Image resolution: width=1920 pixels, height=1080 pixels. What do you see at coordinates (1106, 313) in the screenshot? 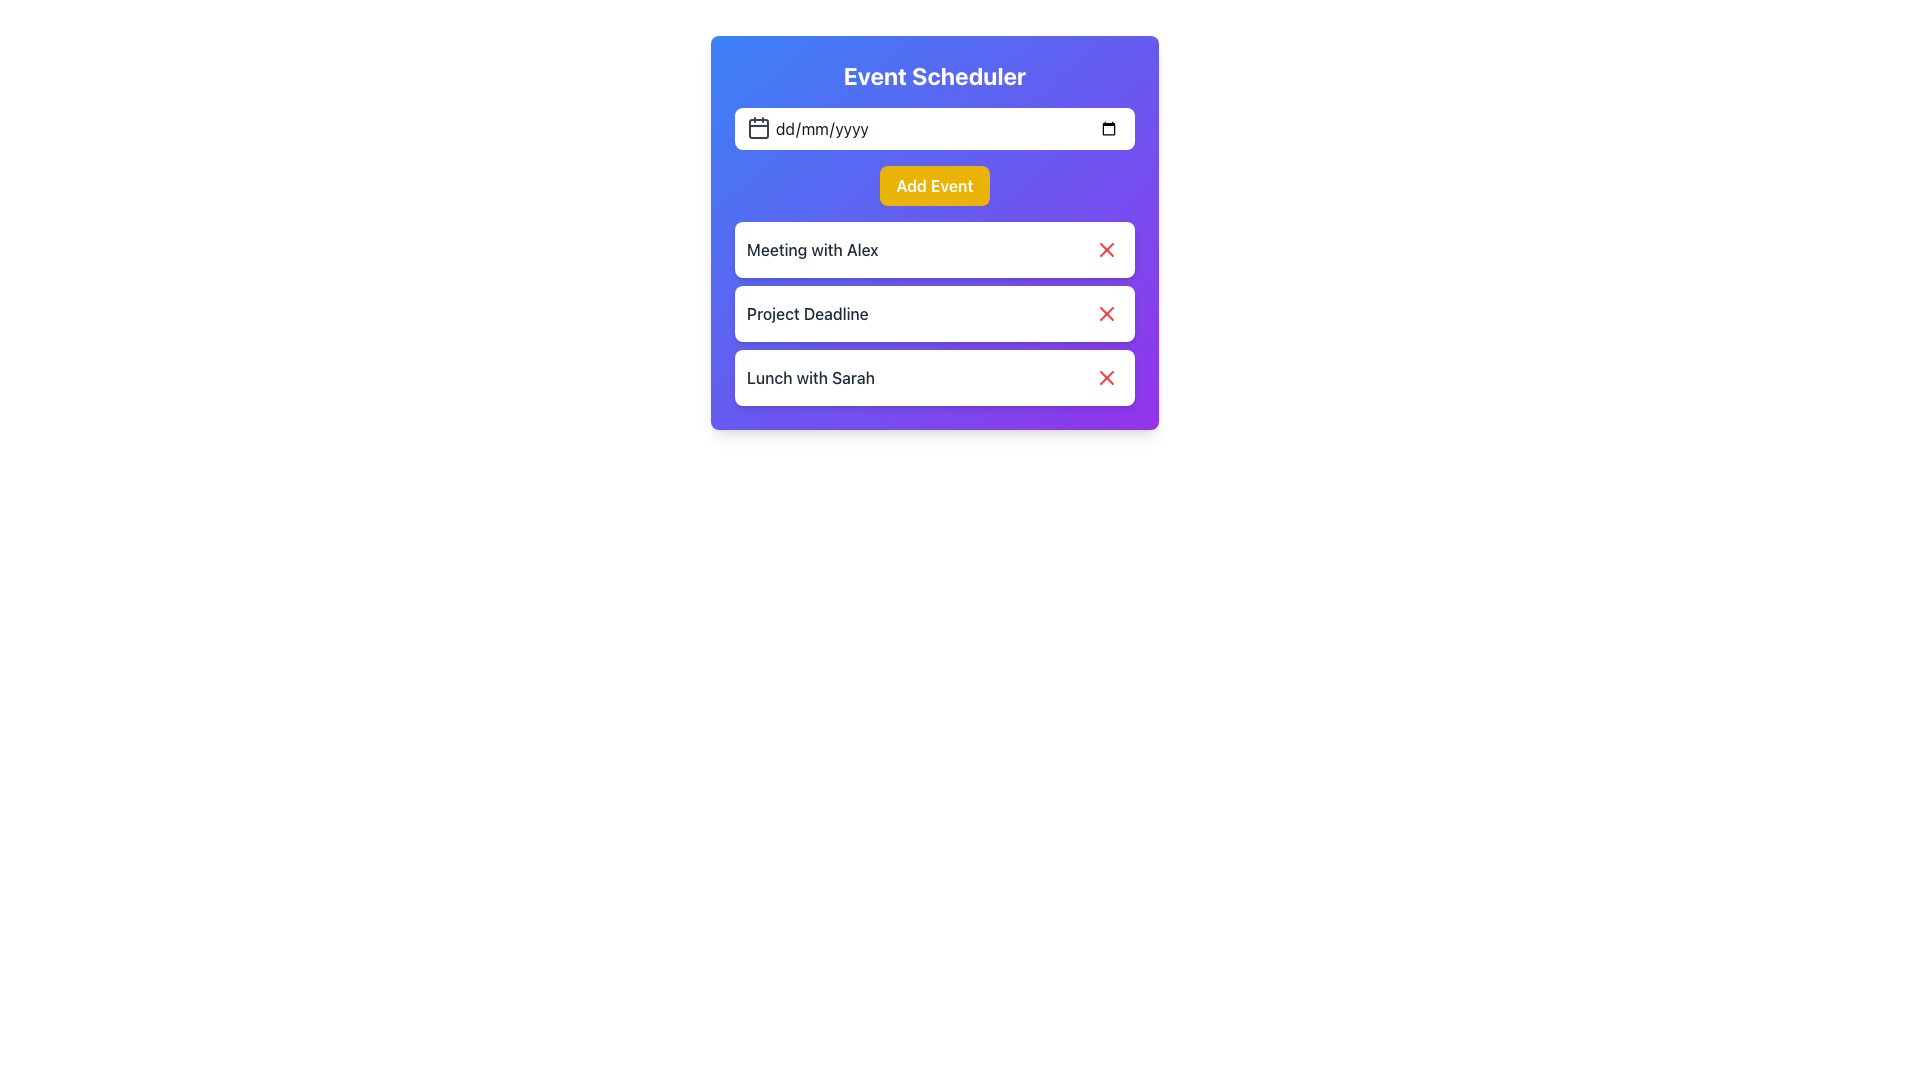
I see `the deletion button located on the rightmost side of the 'Project Deadline' component` at bounding box center [1106, 313].